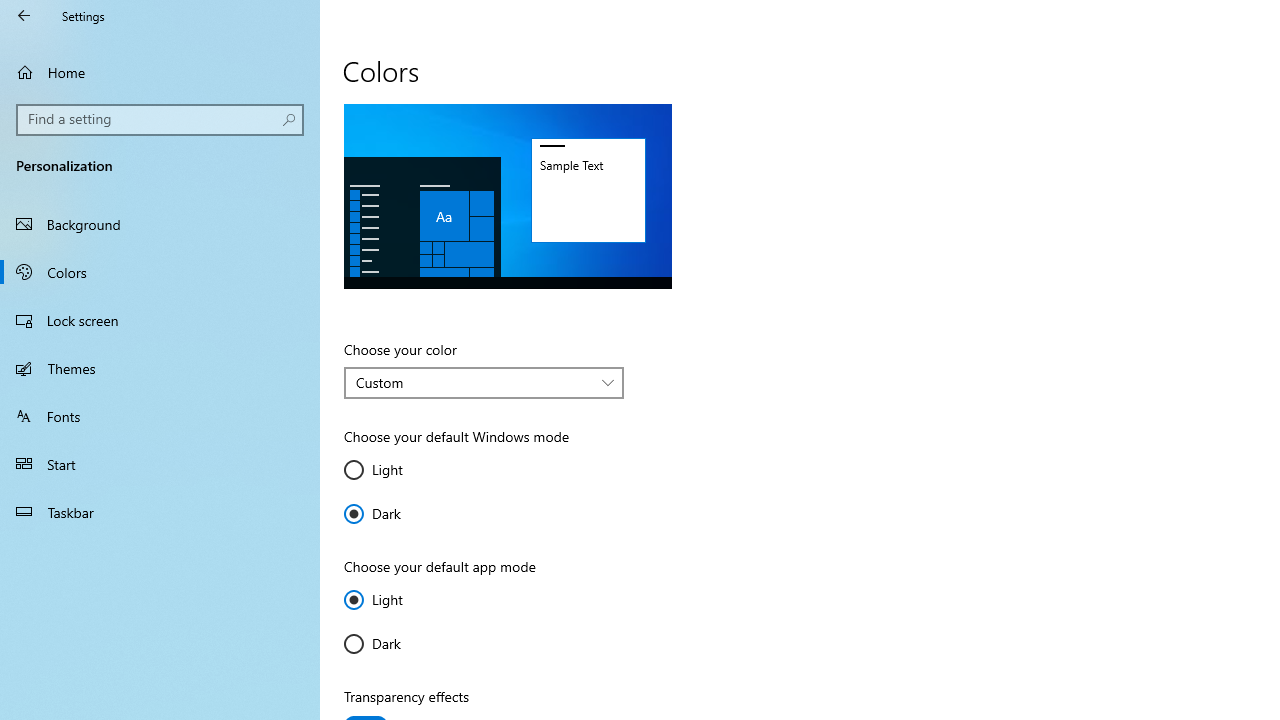 Image resolution: width=1280 pixels, height=720 pixels. What do you see at coordinates (160, 271) in the screenshot?
I see `'Colors'` at bounding box center [160, 271].